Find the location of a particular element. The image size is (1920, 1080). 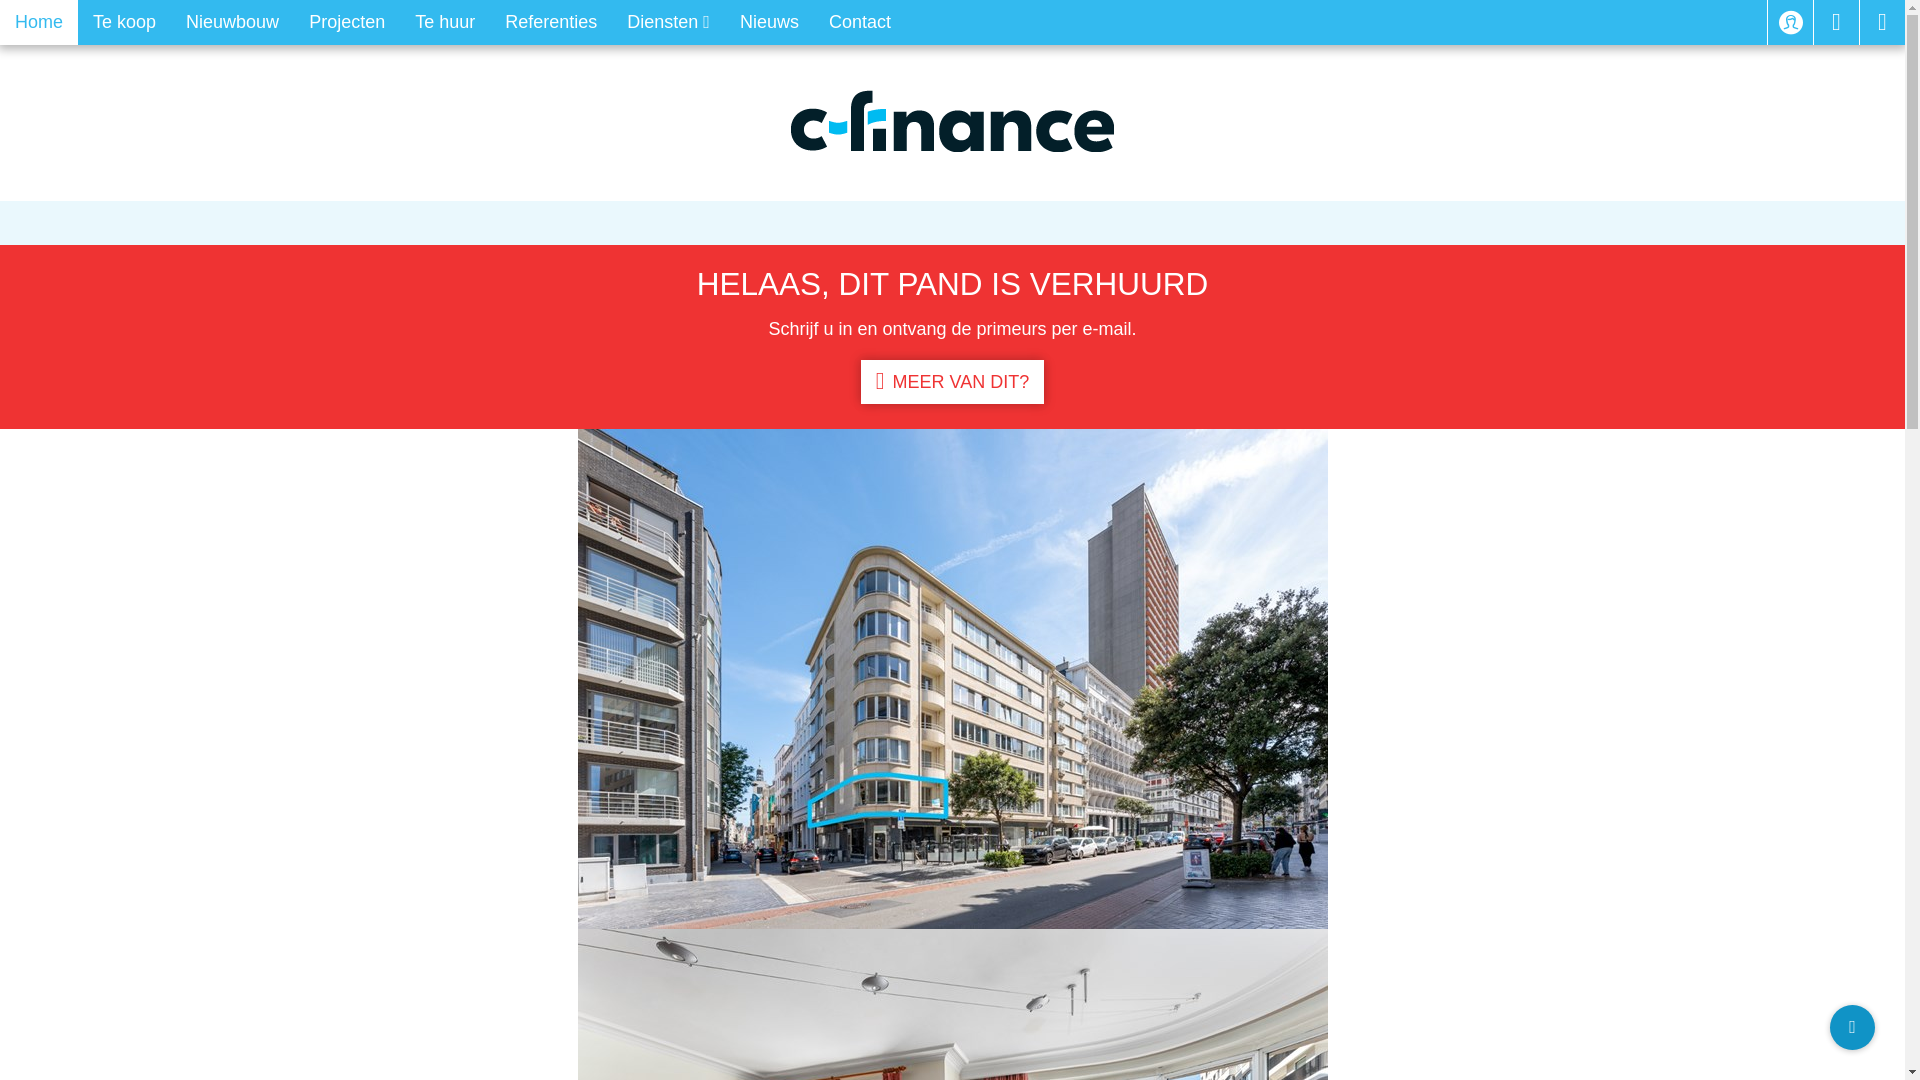

'Go to top' is located at coordinates (1829, 1027).